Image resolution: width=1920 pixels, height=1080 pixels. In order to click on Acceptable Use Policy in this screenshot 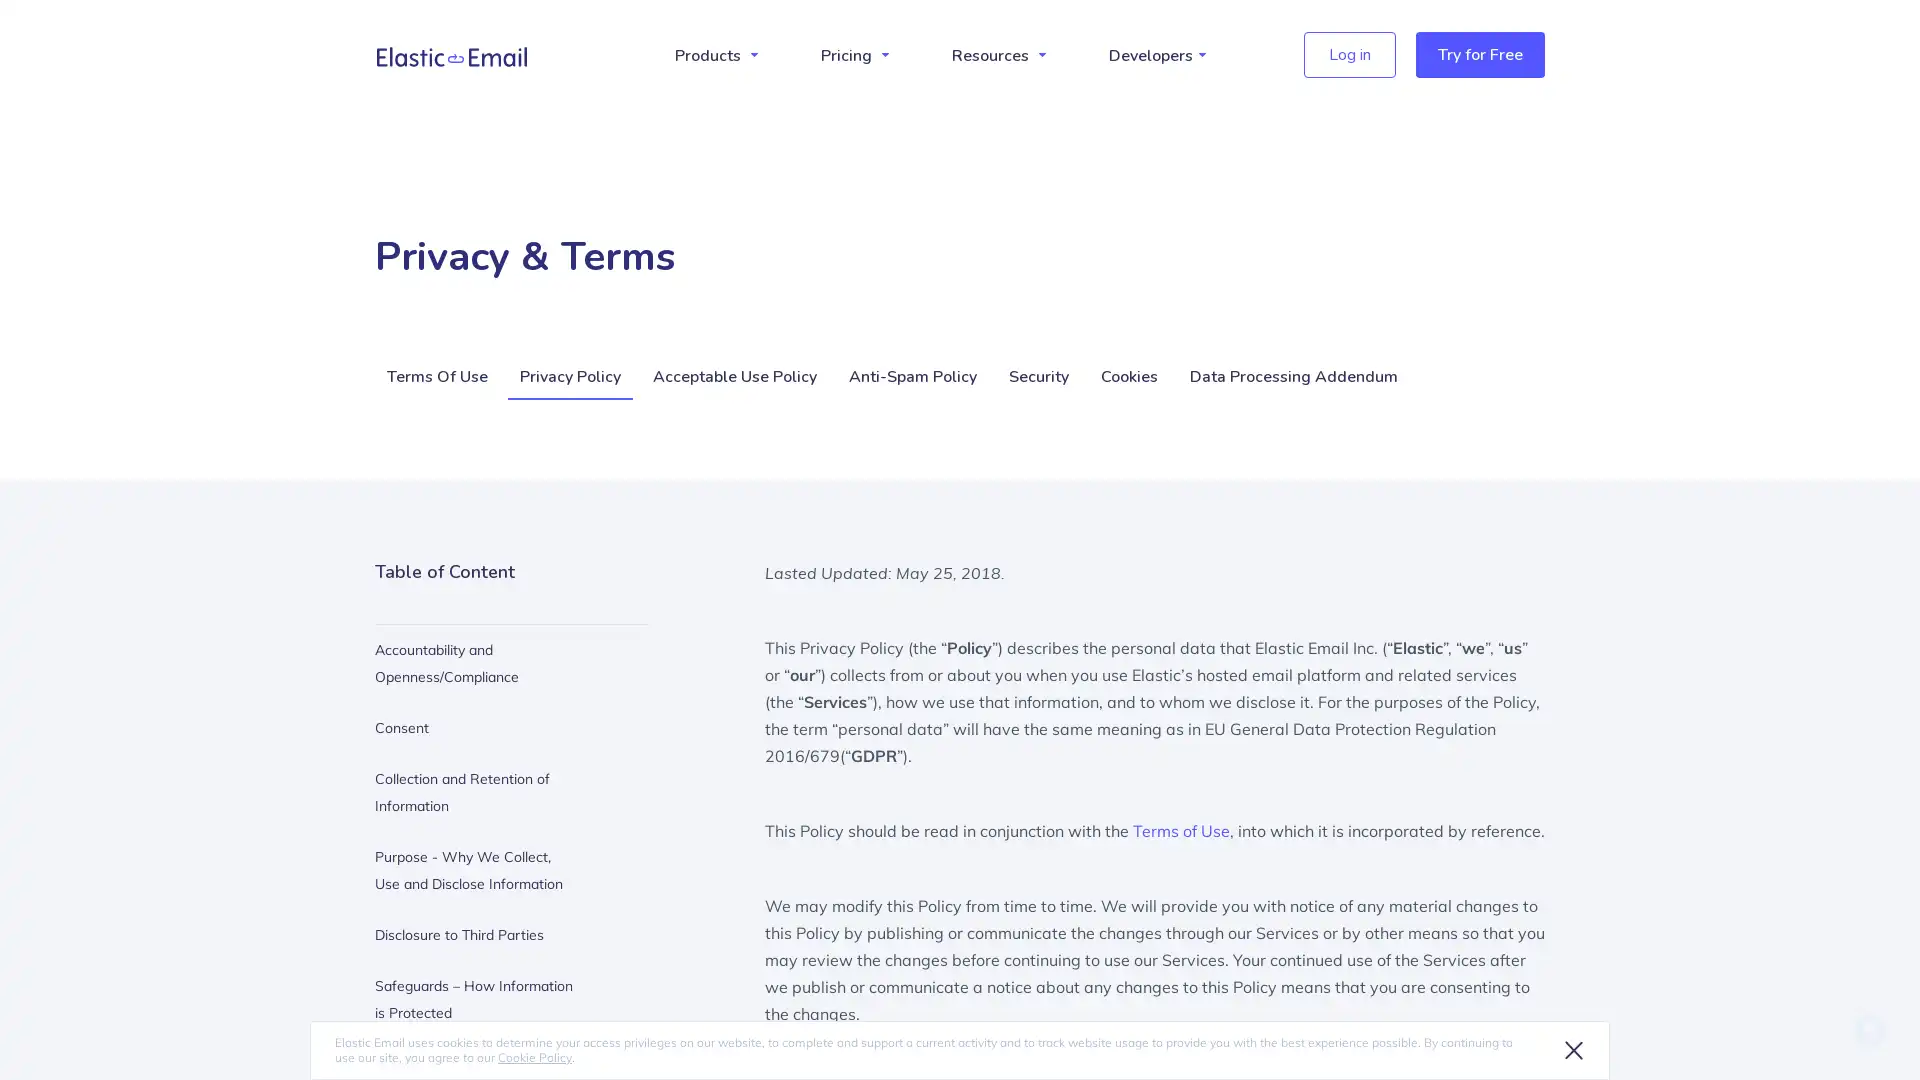, I will do `click(733, 378)`.